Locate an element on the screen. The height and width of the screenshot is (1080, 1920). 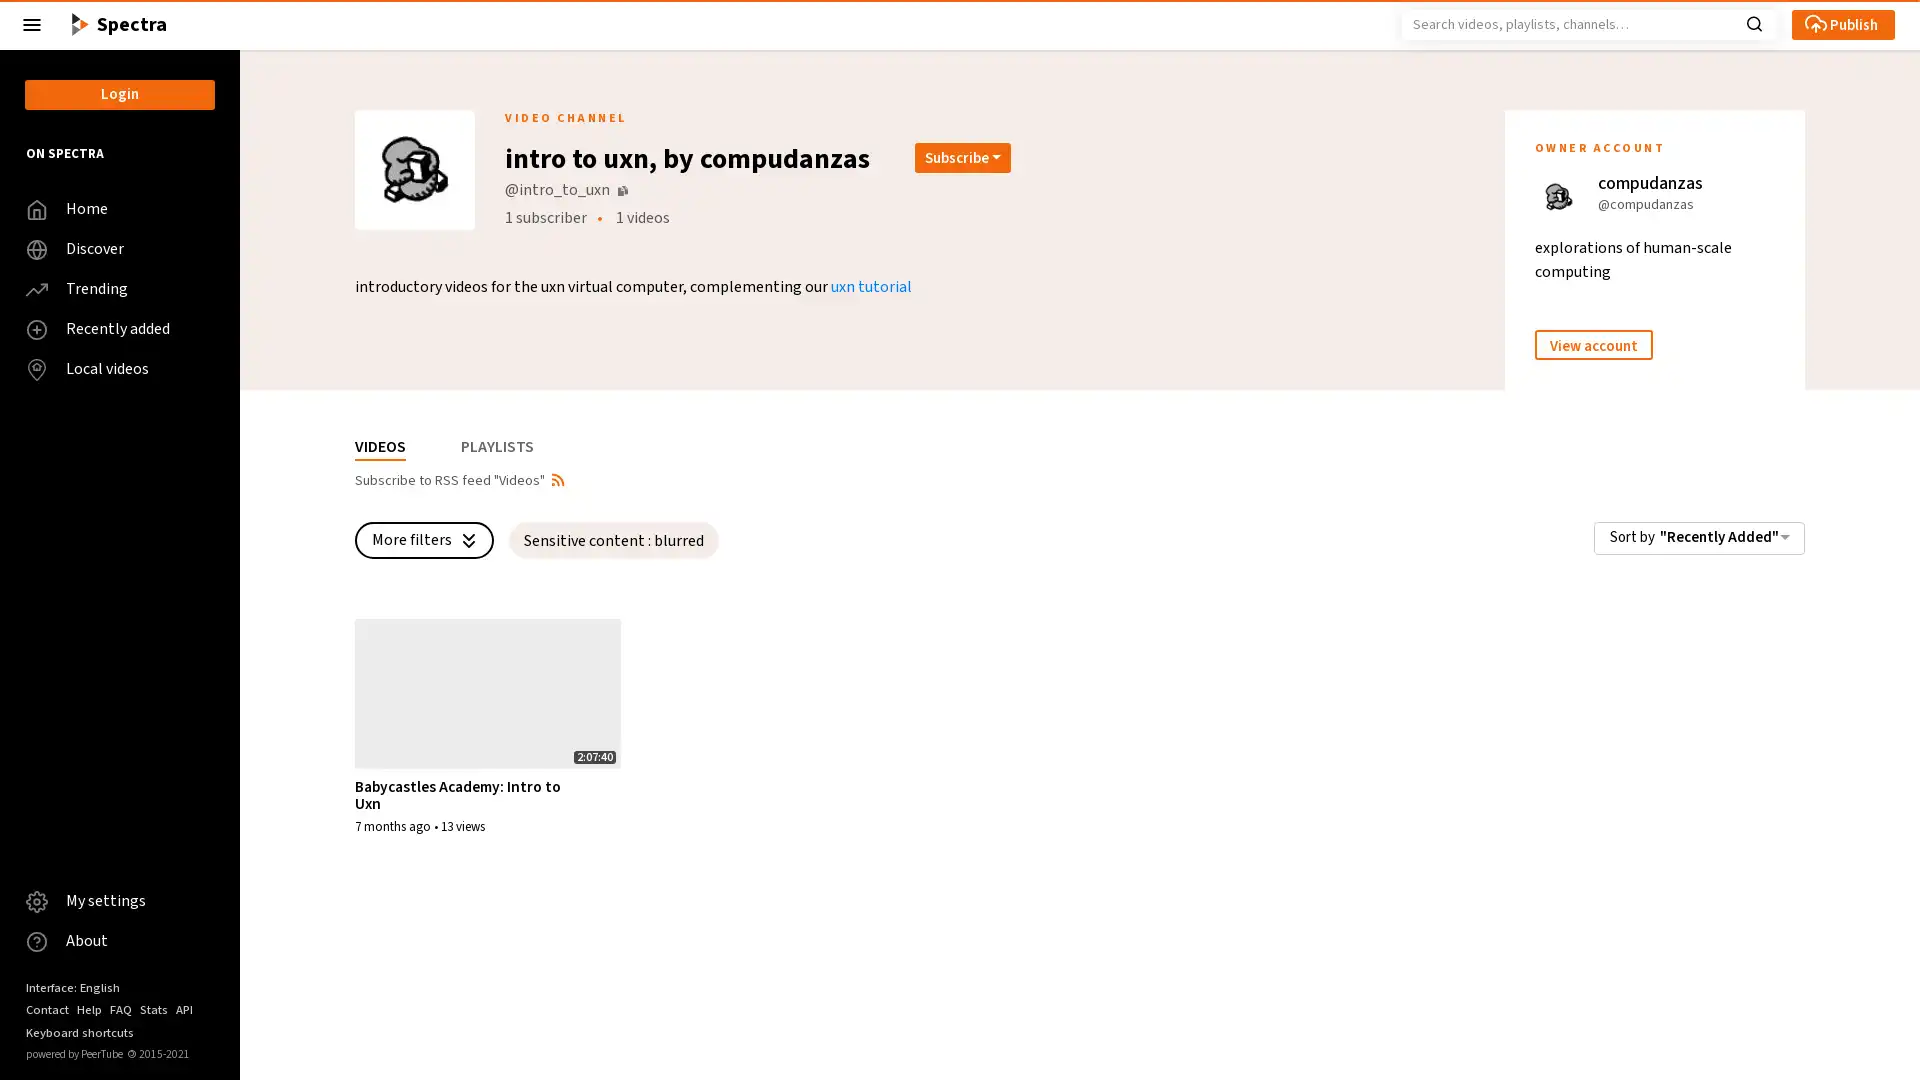
Close the left menu is located at coordinates (32, 24).